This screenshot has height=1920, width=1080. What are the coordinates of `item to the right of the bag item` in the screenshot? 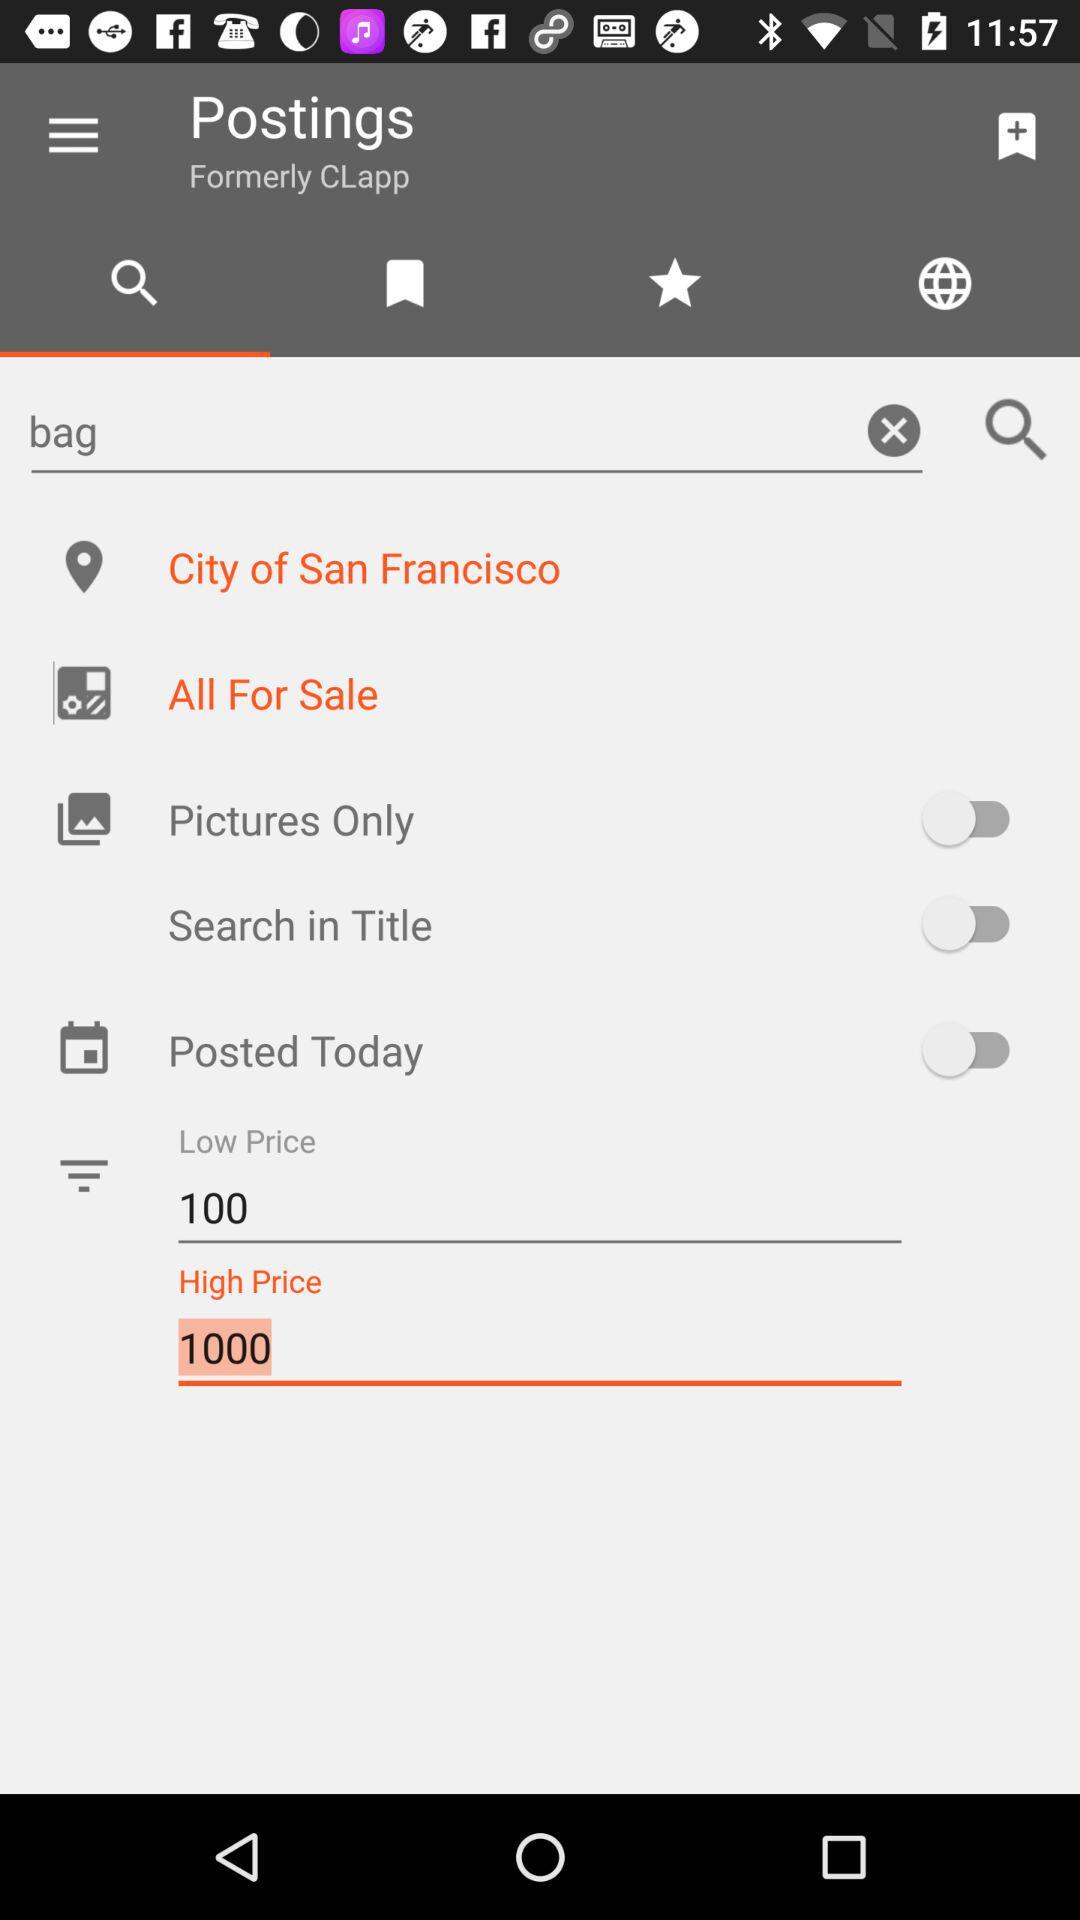 It's located at (1017, 429).